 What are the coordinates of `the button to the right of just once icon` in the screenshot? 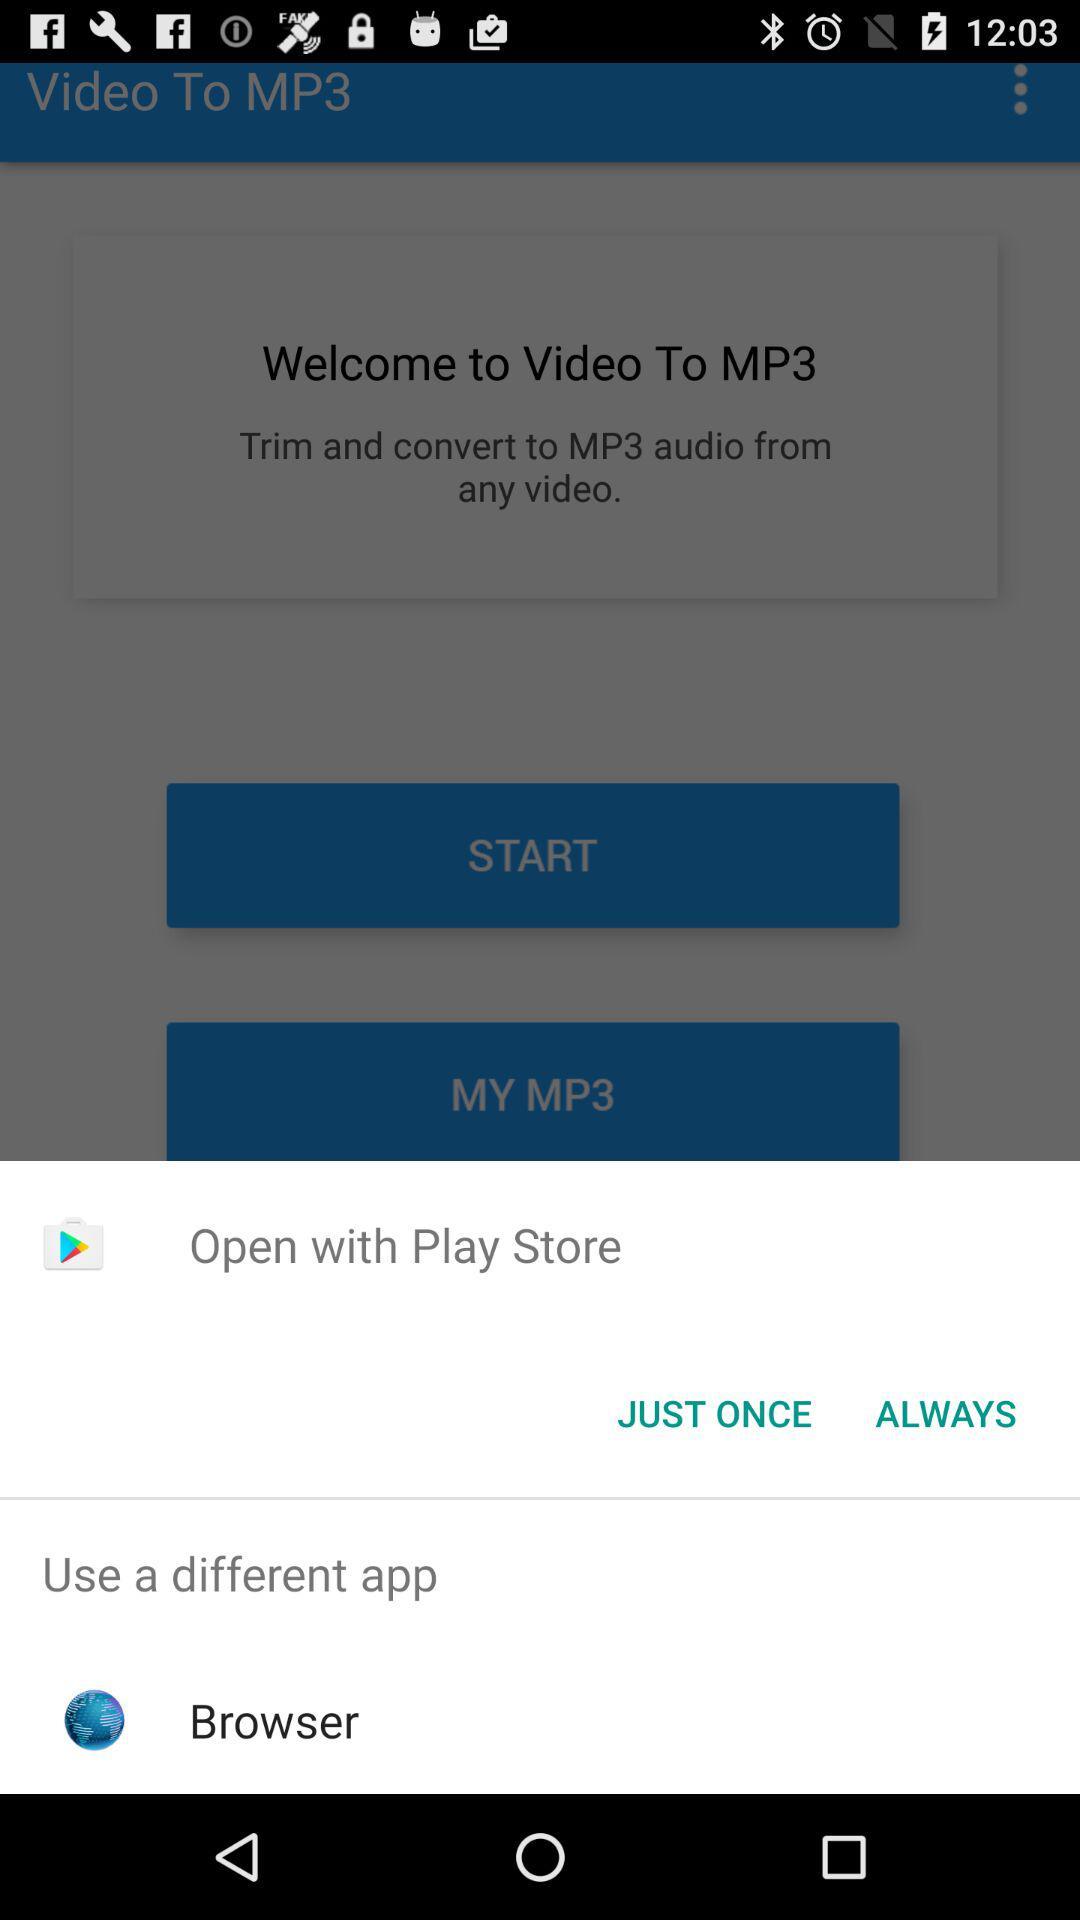 It's located at (945, 1411).